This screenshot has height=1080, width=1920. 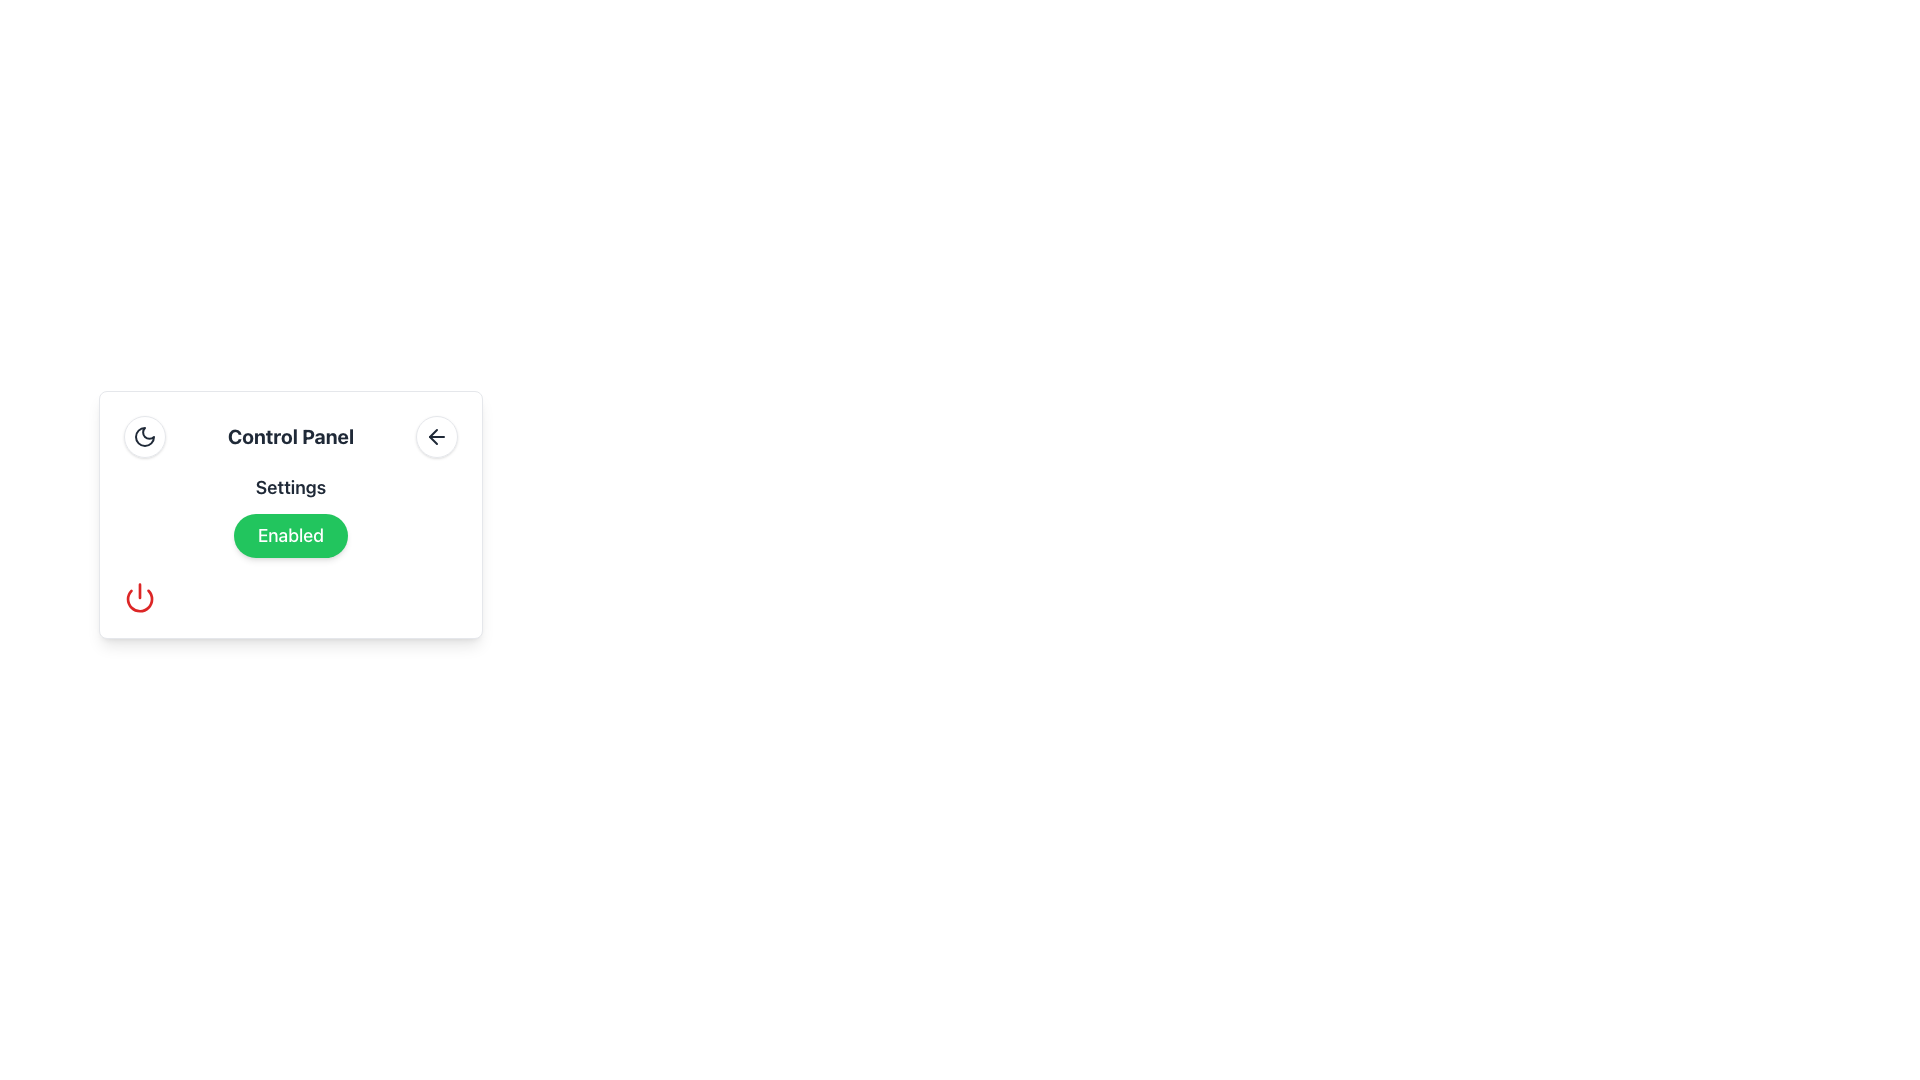 I want to click on the crescent moon-shaped icon located in the top right corner of the card-like component, next to the 'Control Panel' title, so click(x=143, y=435).